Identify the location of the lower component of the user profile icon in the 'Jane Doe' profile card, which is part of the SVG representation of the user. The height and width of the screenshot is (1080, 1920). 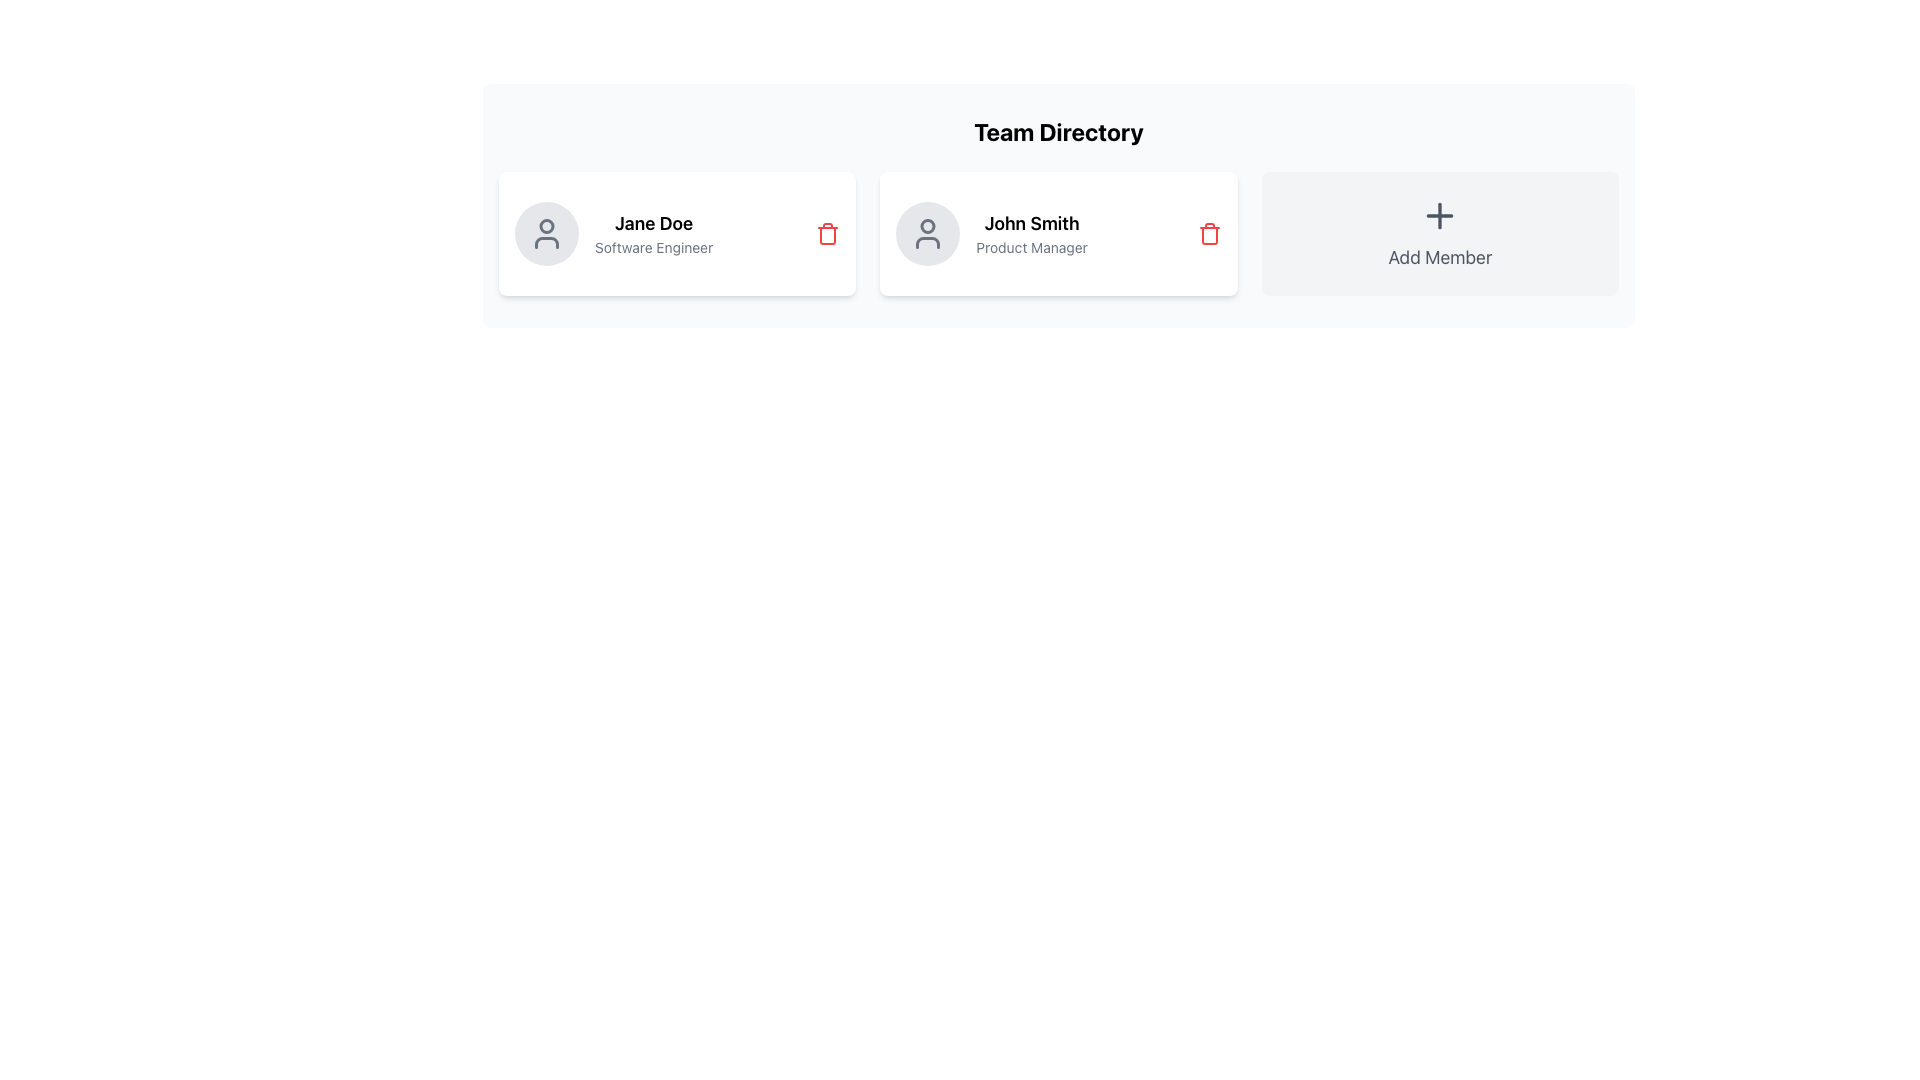
(547, 242).